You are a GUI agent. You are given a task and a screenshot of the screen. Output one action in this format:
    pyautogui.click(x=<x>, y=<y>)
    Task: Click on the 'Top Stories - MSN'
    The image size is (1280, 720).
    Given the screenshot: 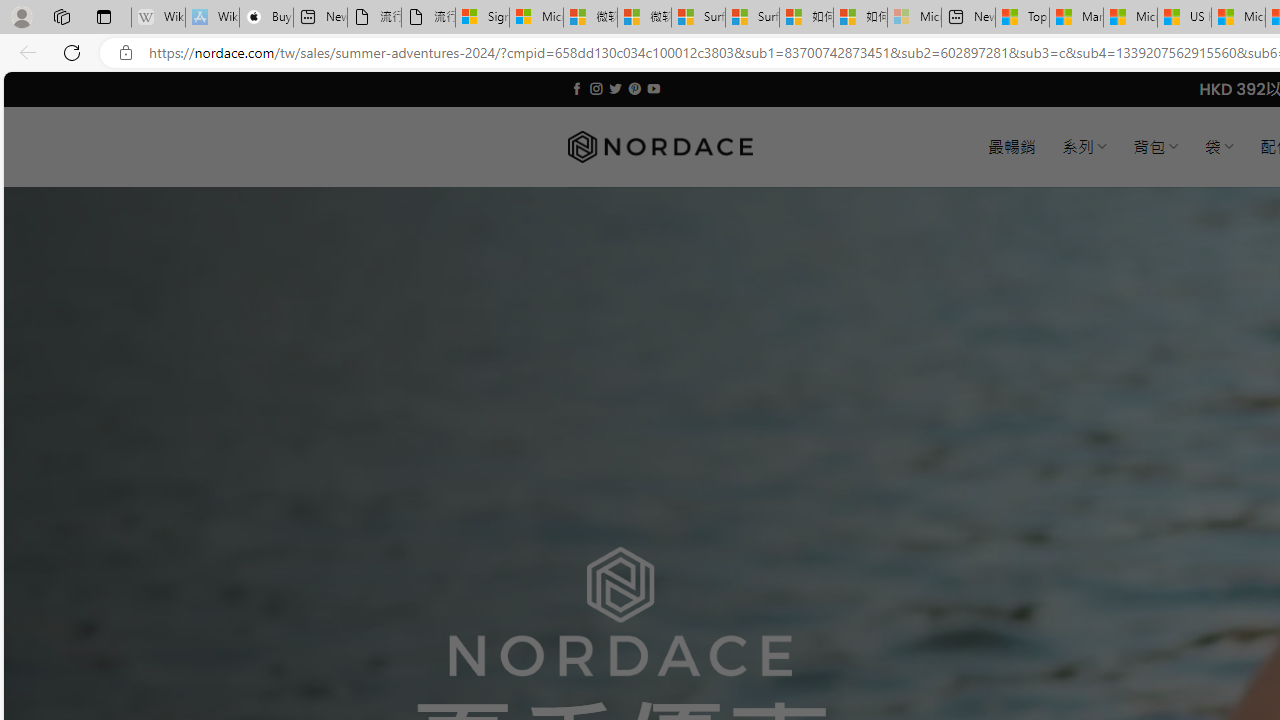 What is the action you would take?
    pyautogui.click(x=1022, y=17)
    